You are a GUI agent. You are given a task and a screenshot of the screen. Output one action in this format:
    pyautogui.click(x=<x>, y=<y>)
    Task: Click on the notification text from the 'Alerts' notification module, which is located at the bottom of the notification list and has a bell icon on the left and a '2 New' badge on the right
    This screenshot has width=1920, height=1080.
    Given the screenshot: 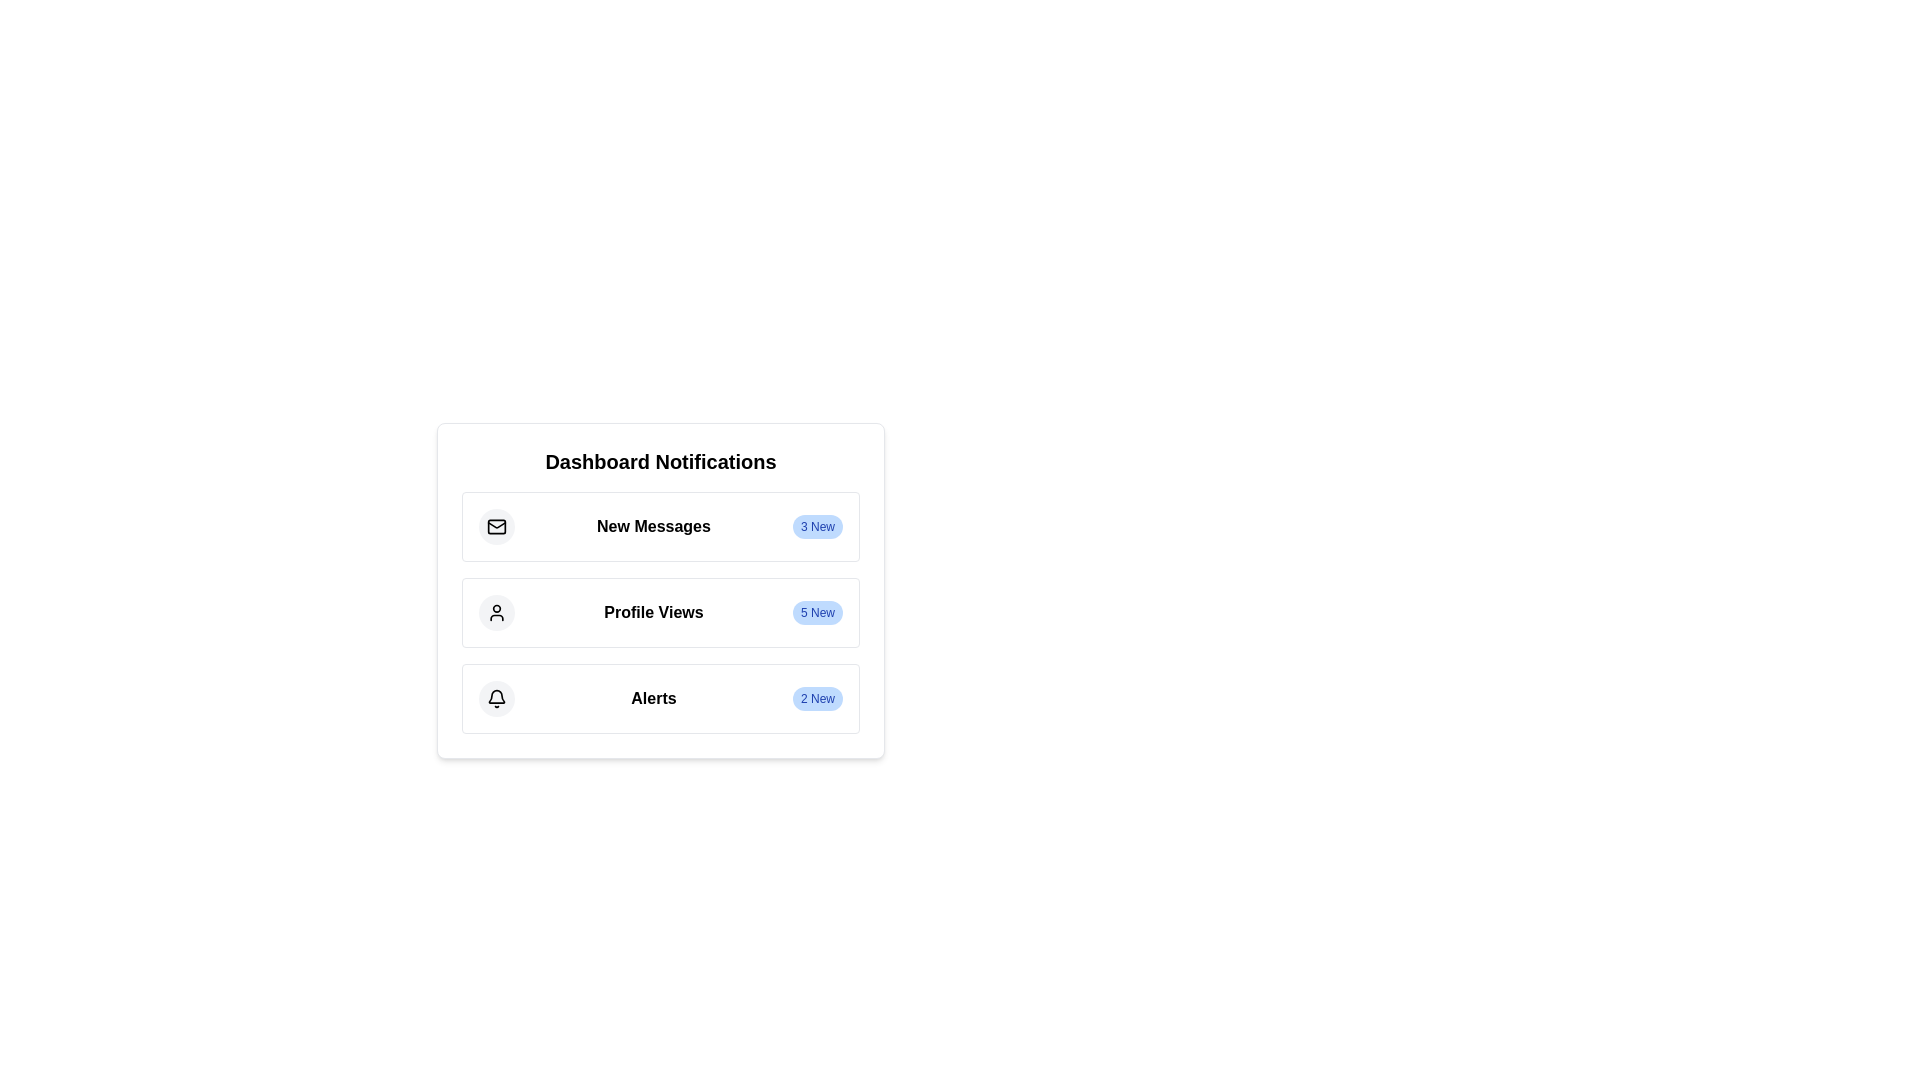 What is the action you would take?
    pyautogui.click(x=661, y=697)
    